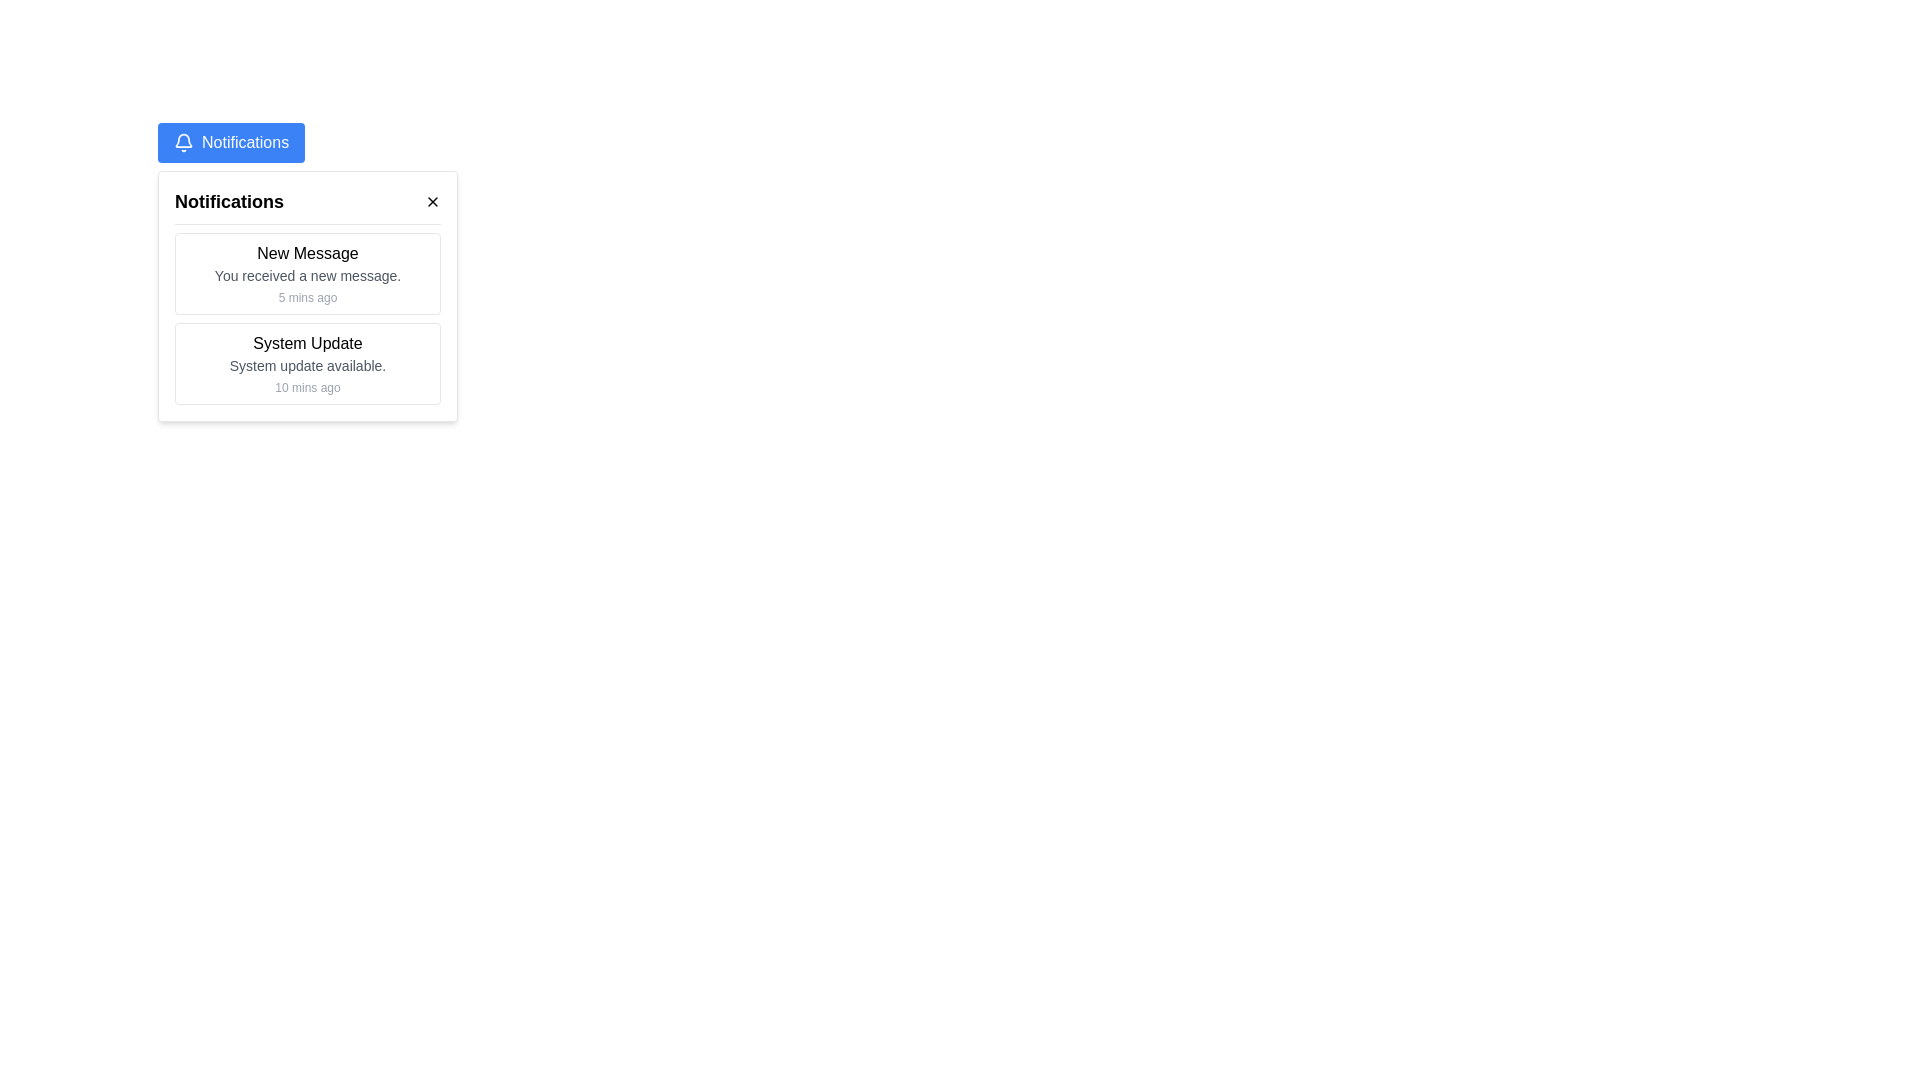  What do you see at coordinates (244, 141) in the screenshot?
I see `the Text Label next to the bell icon on the blue button` at bounding box center [244, 141].